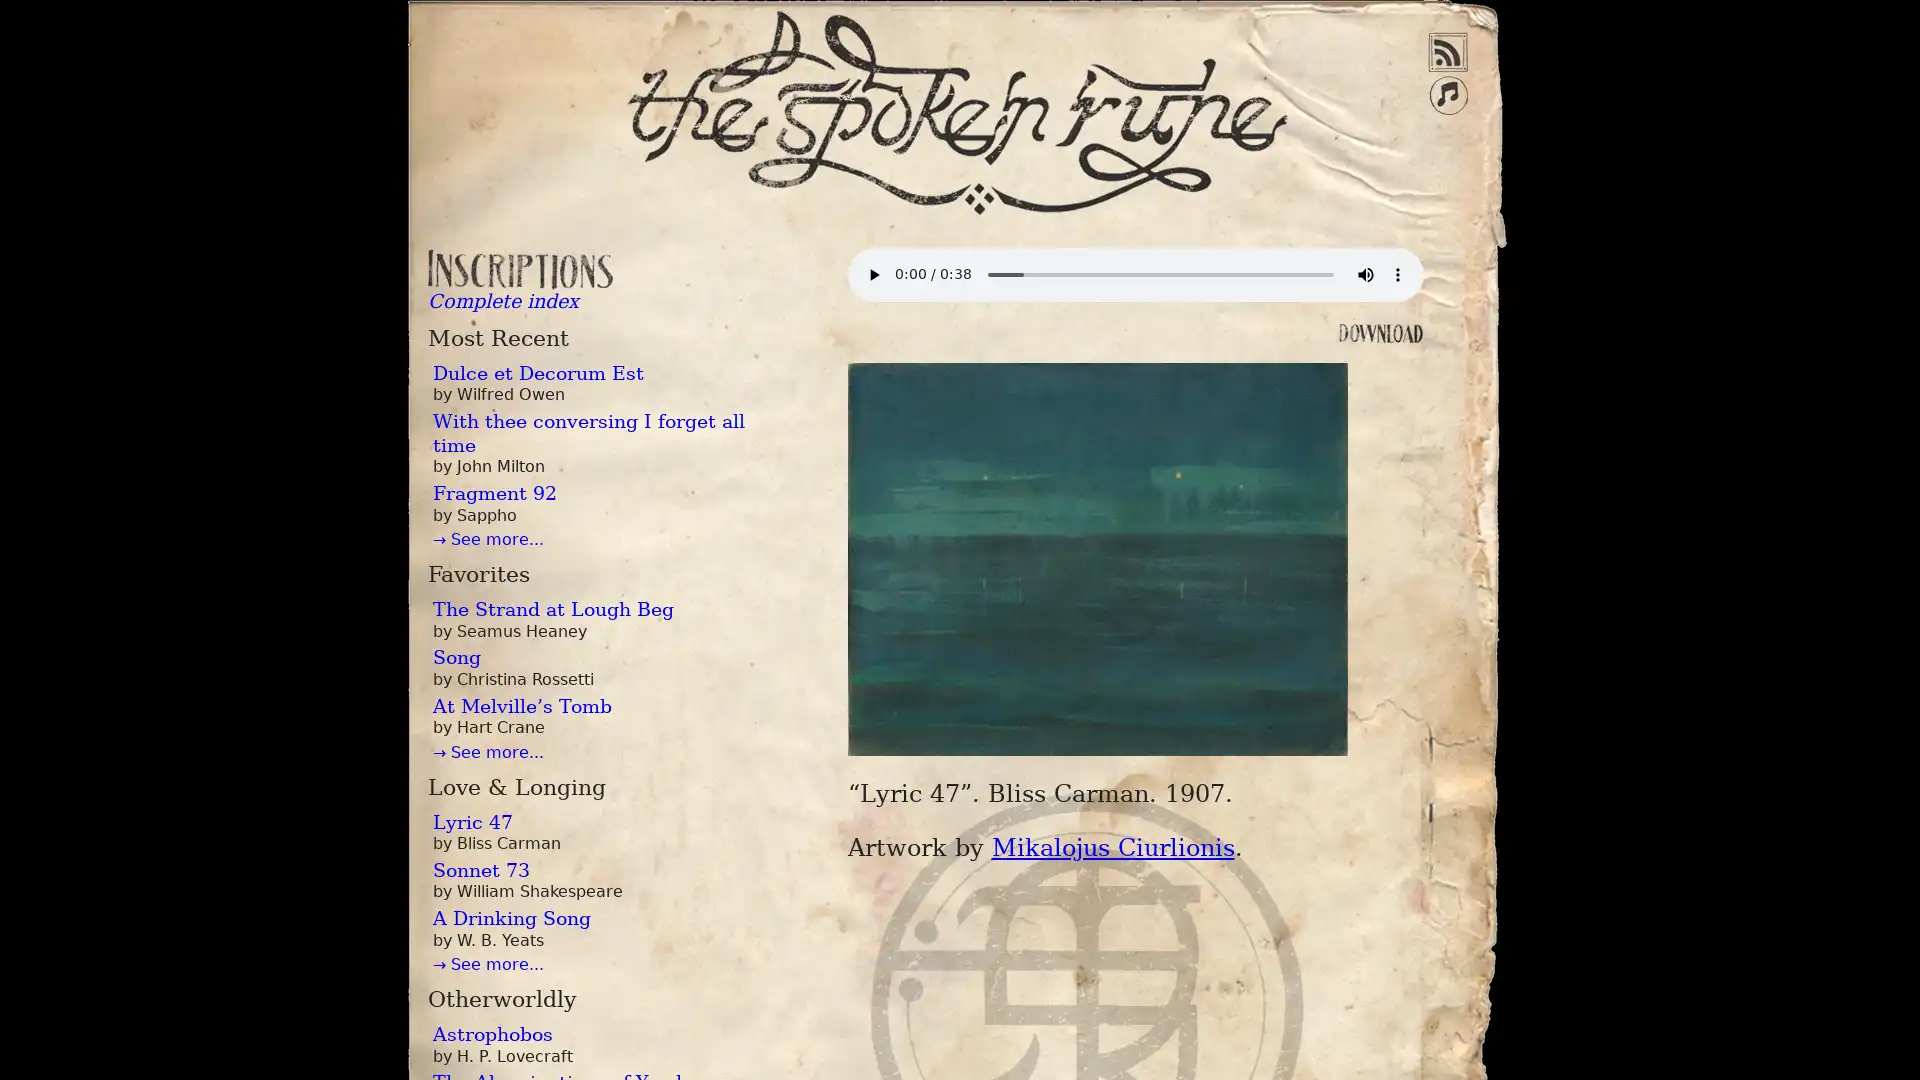 The image size is (1920, 1080). What do you see at coordinates (1363, 274) in the screenshot?
I see `mute` at bounding box center [1363, 274].